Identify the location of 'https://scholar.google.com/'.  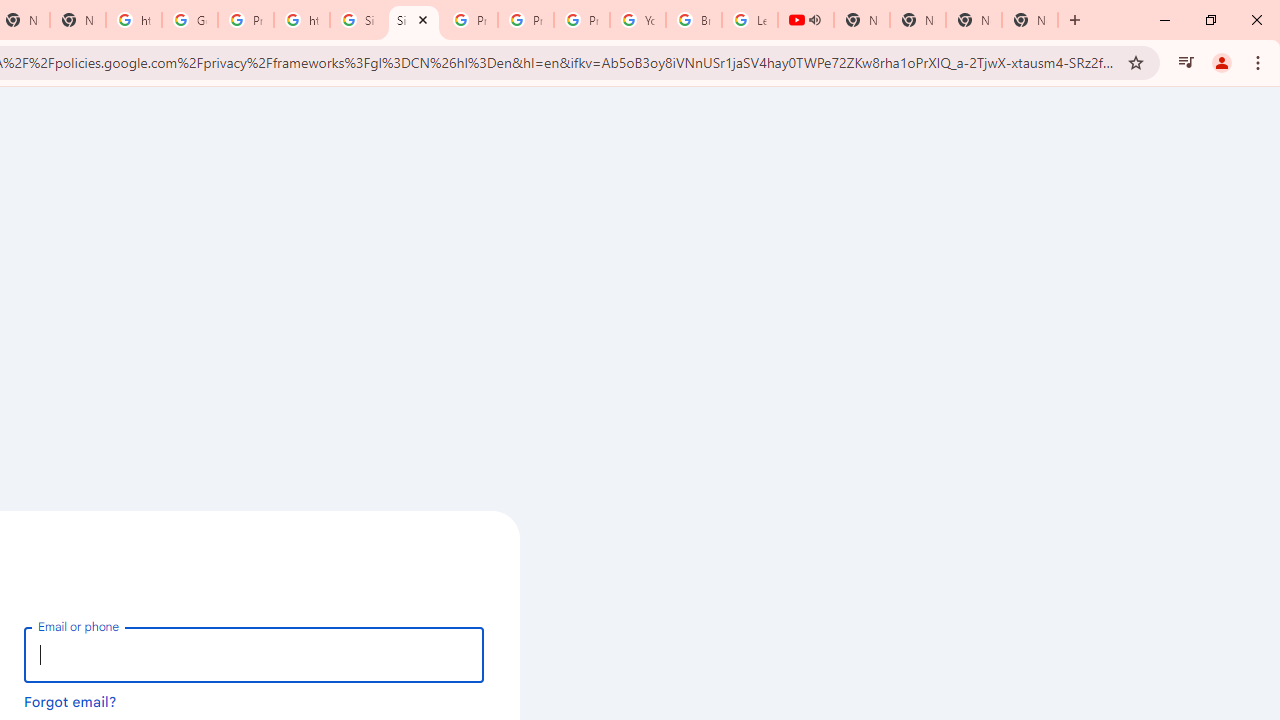
(133, 20).